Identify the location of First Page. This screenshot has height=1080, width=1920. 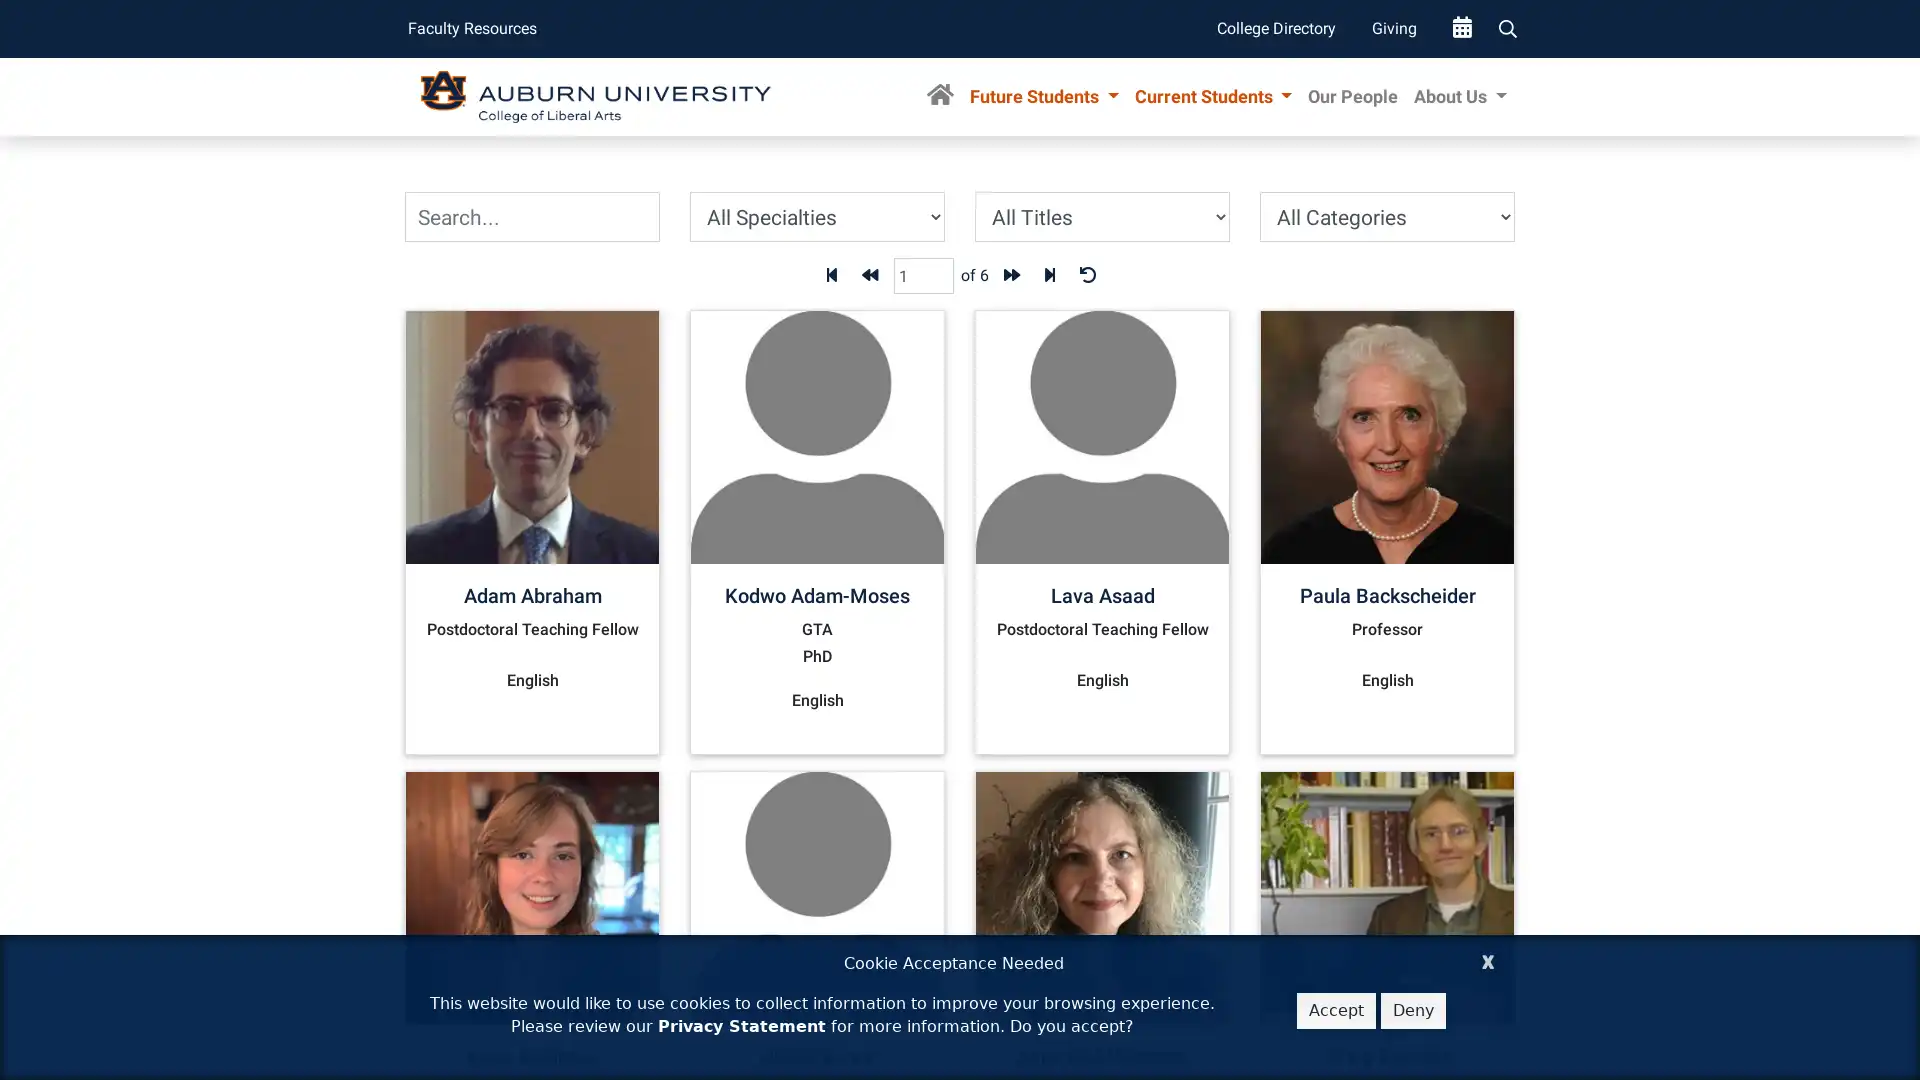
(830, 276).